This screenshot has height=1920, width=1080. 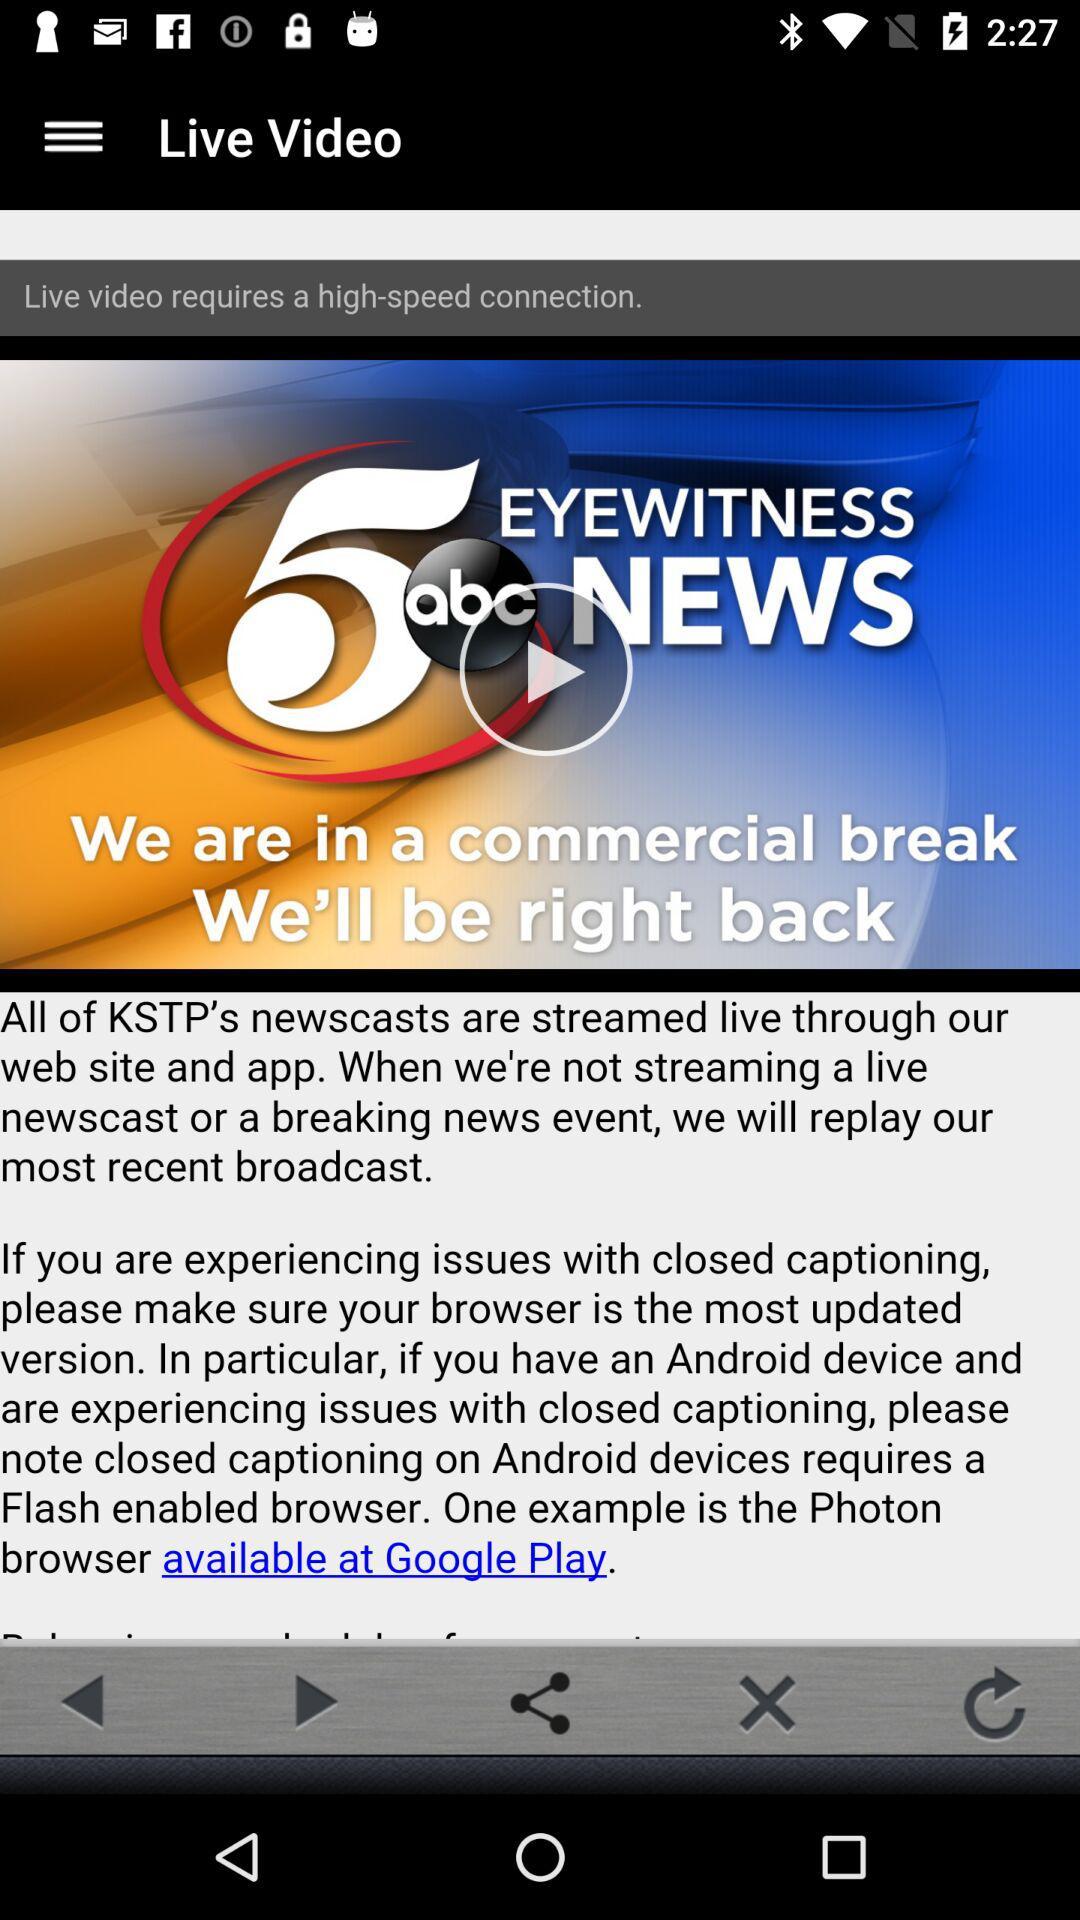 I want to click on go back, so click(x=84, y=1702).